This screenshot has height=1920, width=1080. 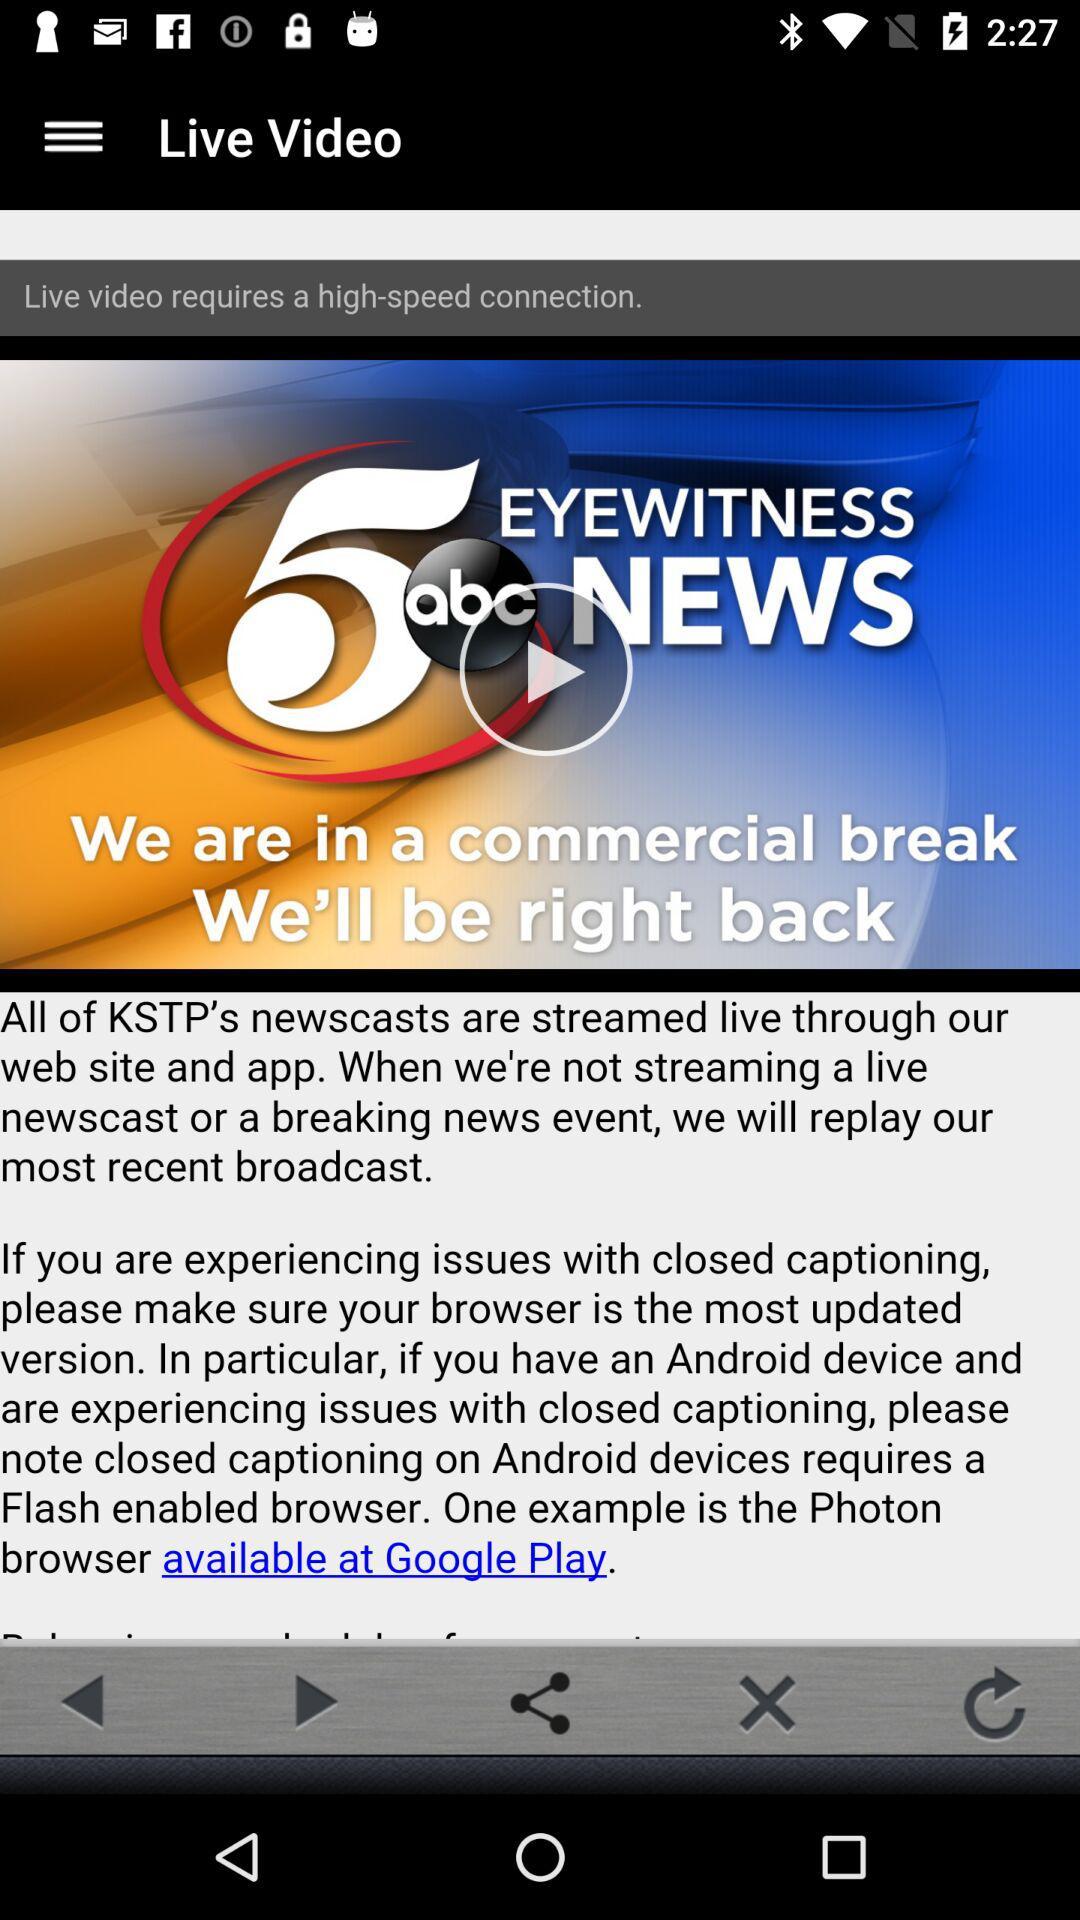 I want to click on go back, so click(x=84, y=1702).